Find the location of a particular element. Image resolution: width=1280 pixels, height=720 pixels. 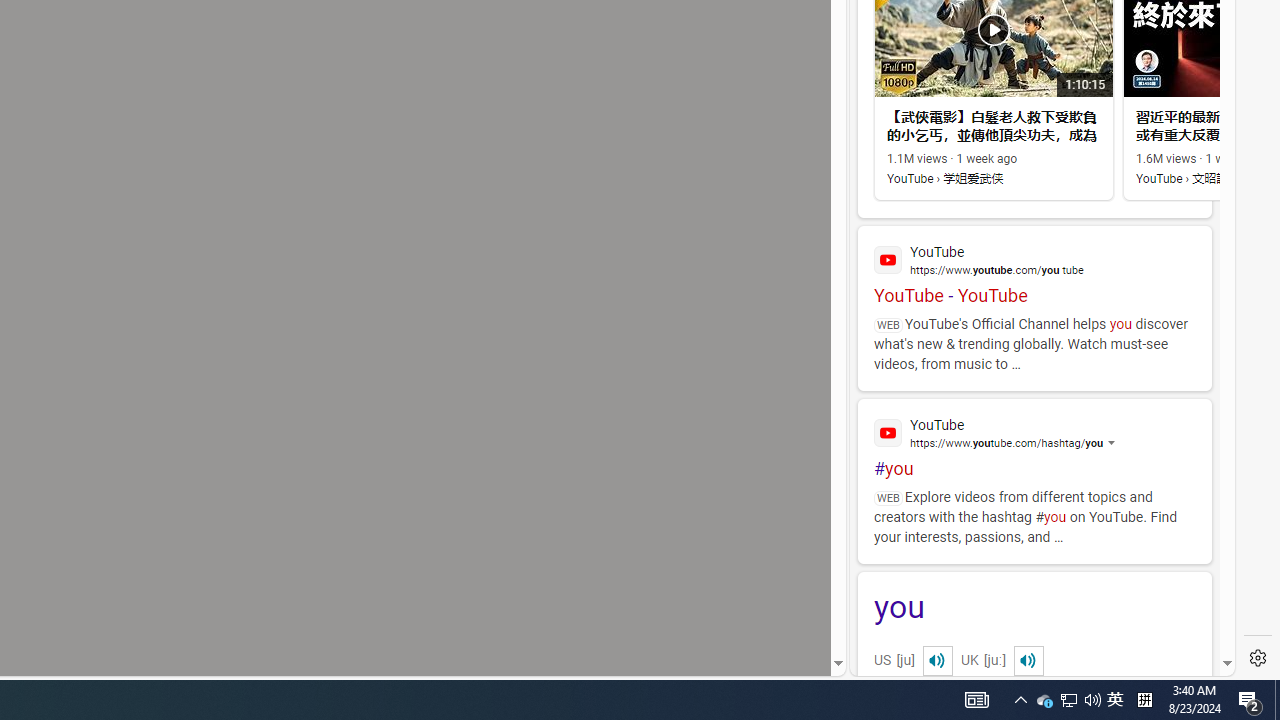

'Class: dict_pnIcon rms_img' is located at coordinates (1028, 660).